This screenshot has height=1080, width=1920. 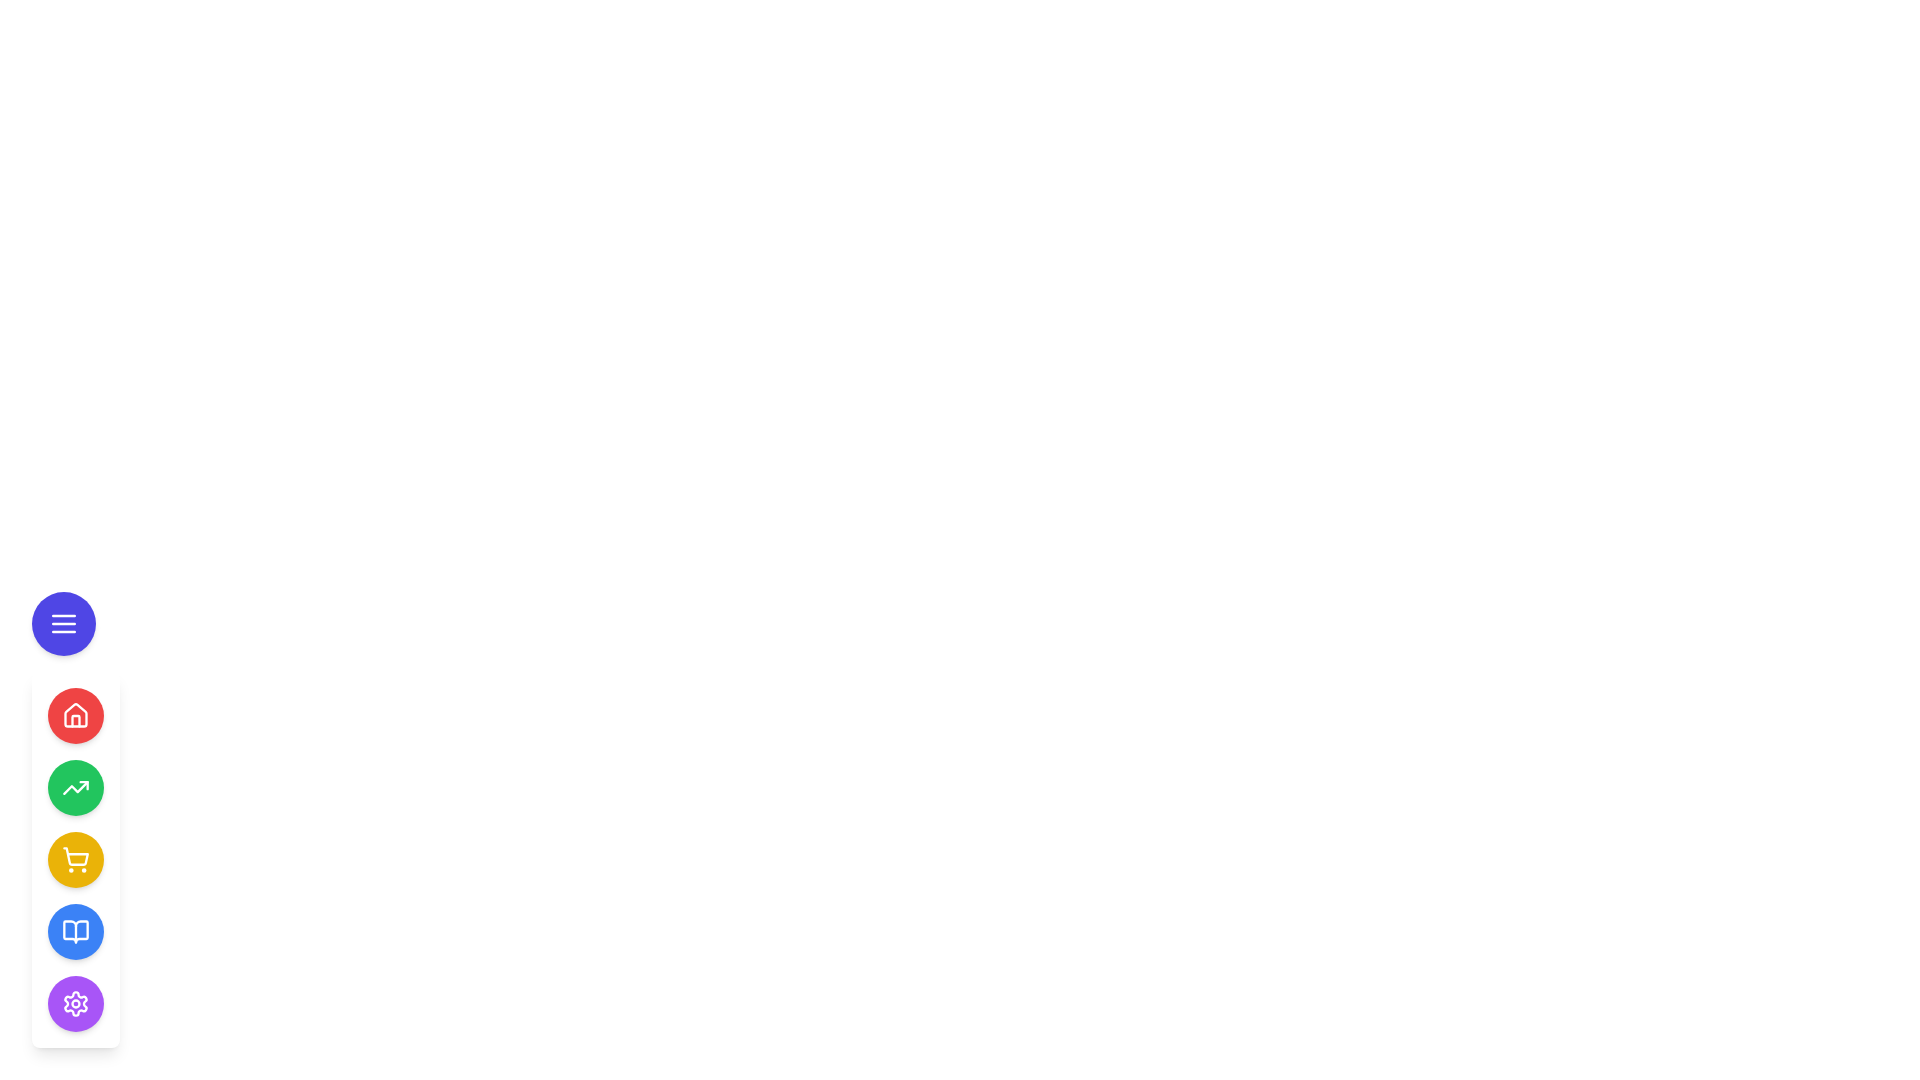 What do you see at coordinates (76, 859) in the screenshot?
I see `the yellow circular button with a white shopping cart icon, located as the third button from the top in a vertical stack of buttons` at bounding box center [76, 859].